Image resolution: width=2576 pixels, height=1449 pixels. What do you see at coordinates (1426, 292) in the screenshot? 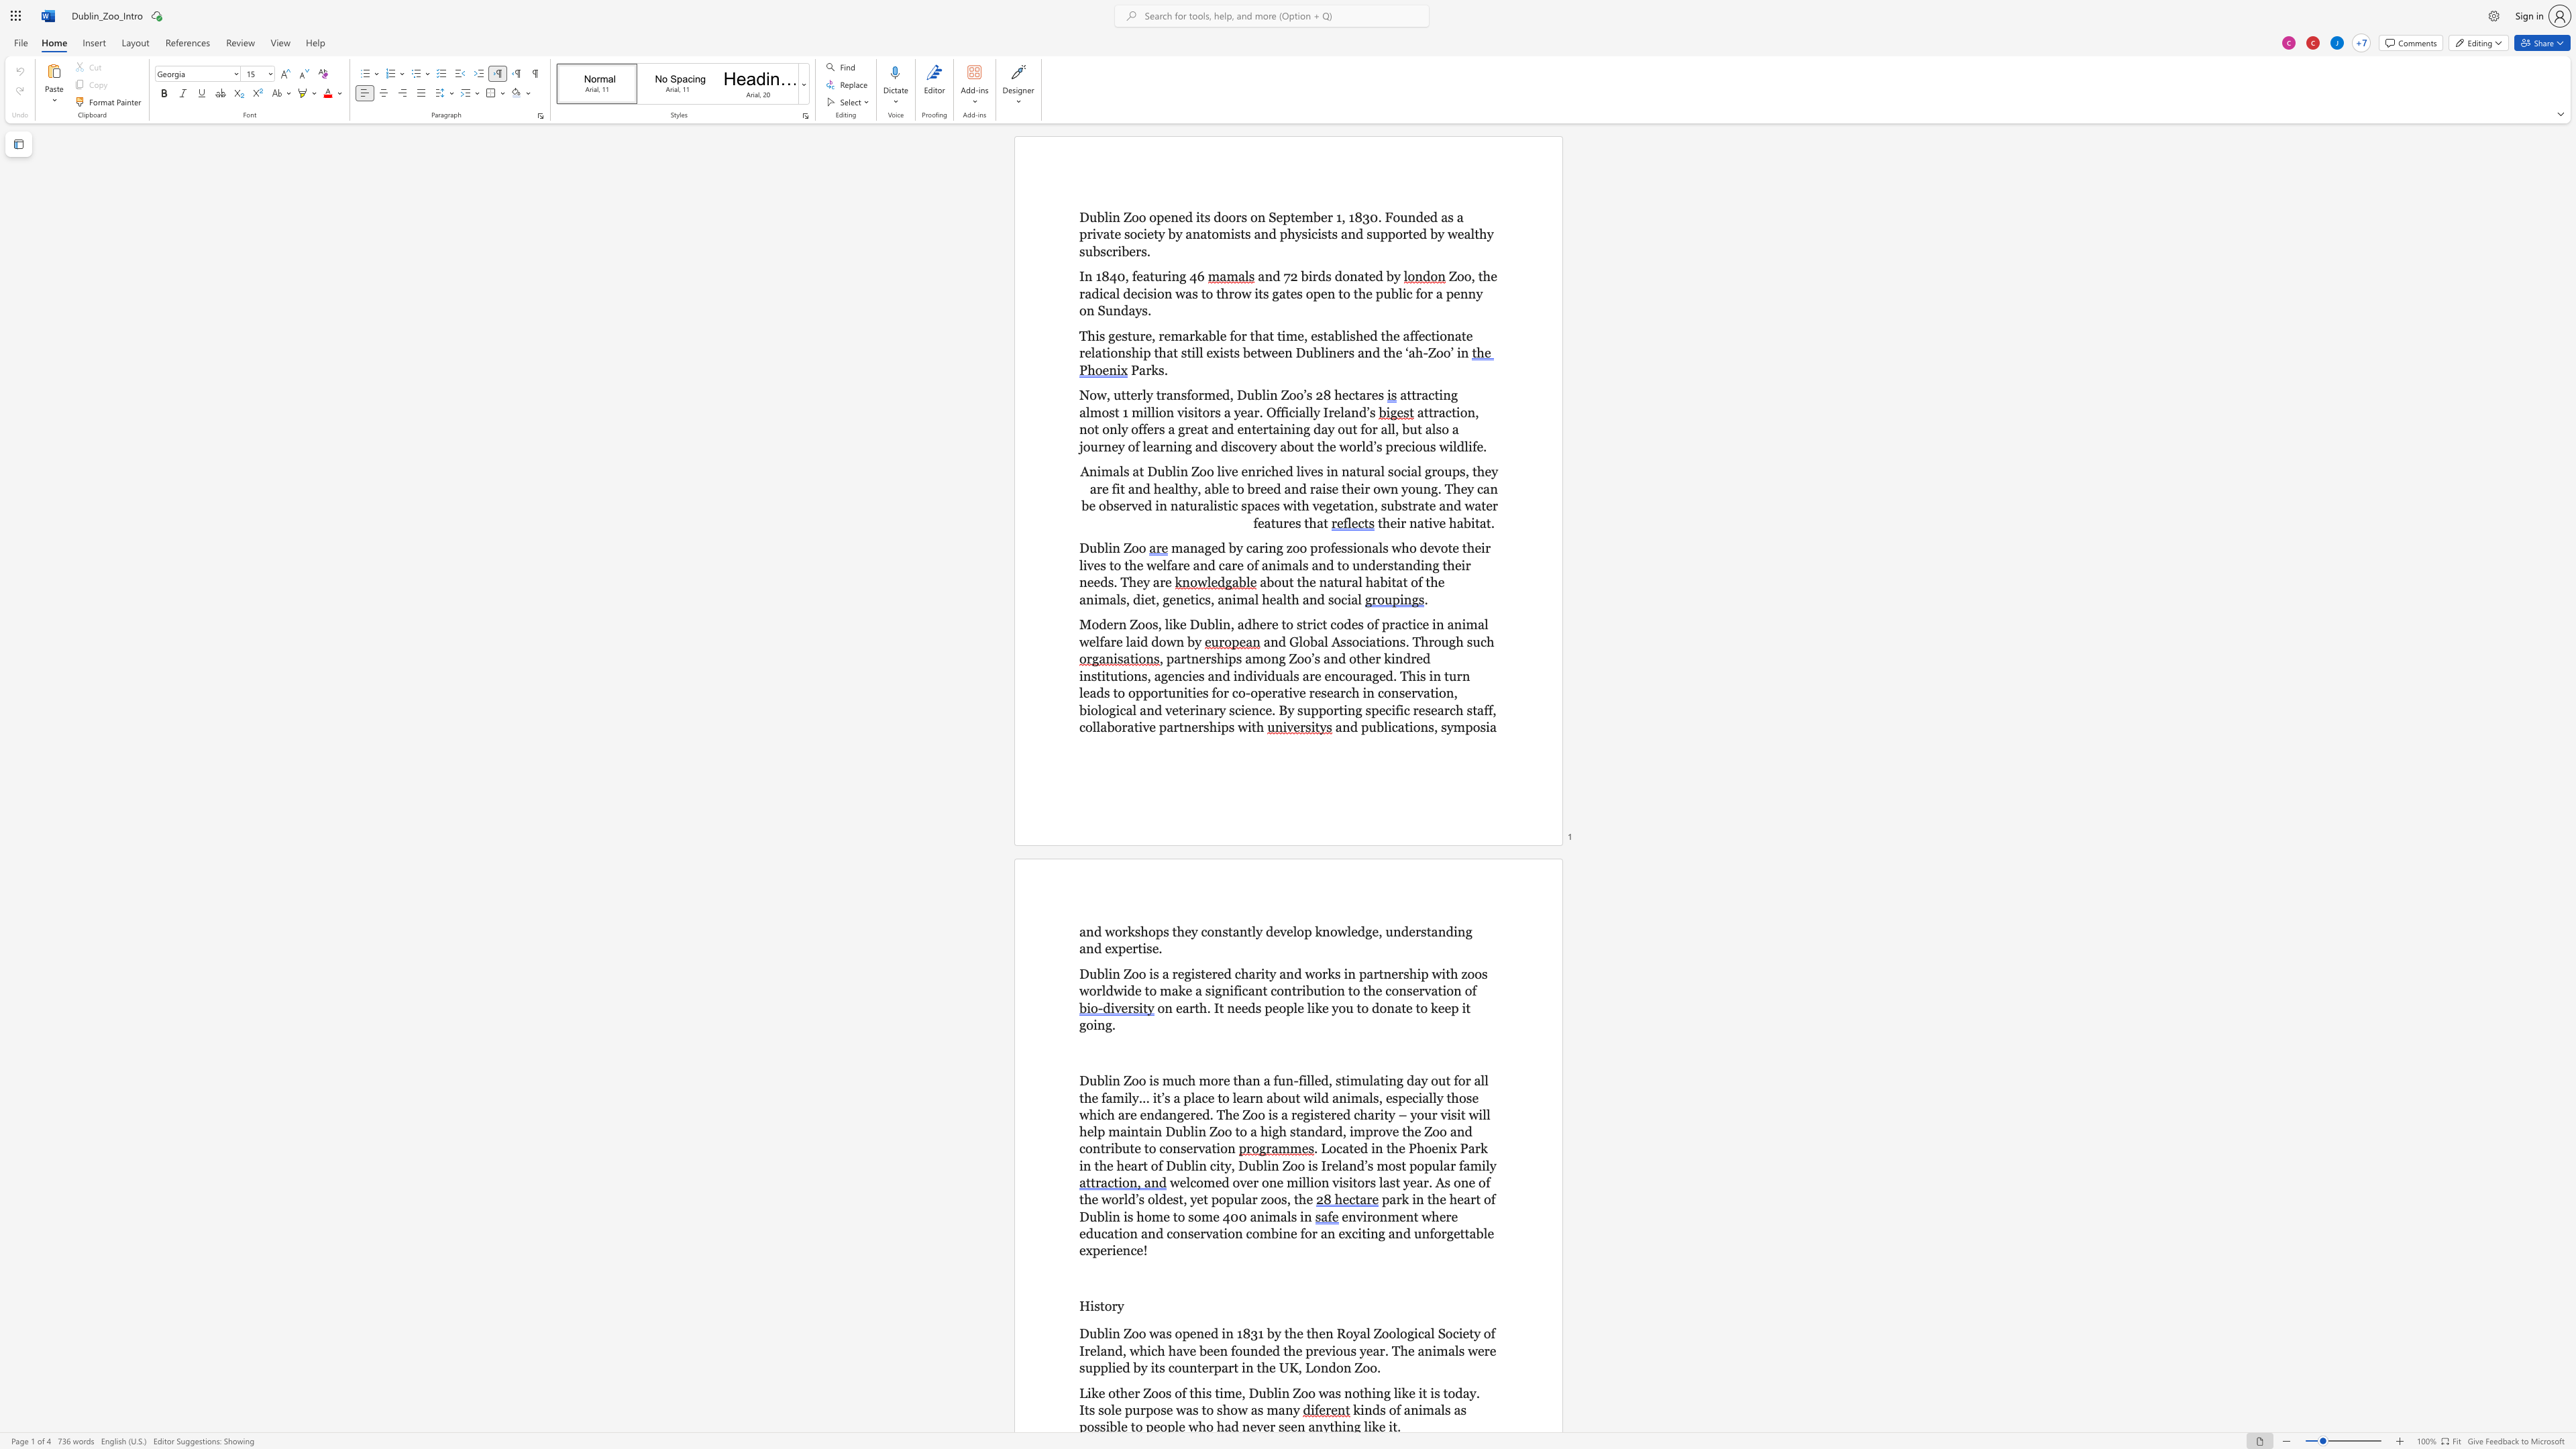
I see `the space between the continuous character "o" and "r" in the text` at bounding box center [1426, 292].